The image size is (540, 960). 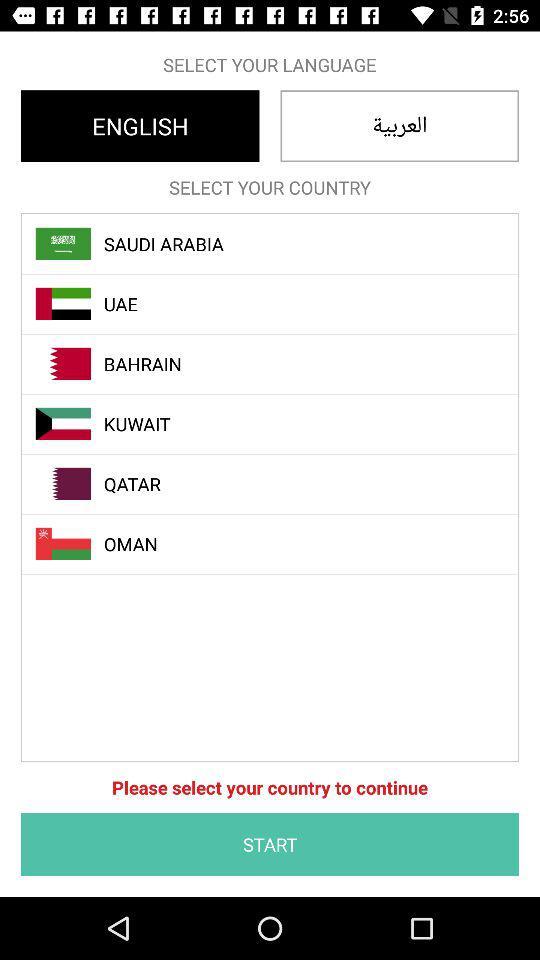 I want to click on the item above the qatar icon, so click(x=280, y=424).